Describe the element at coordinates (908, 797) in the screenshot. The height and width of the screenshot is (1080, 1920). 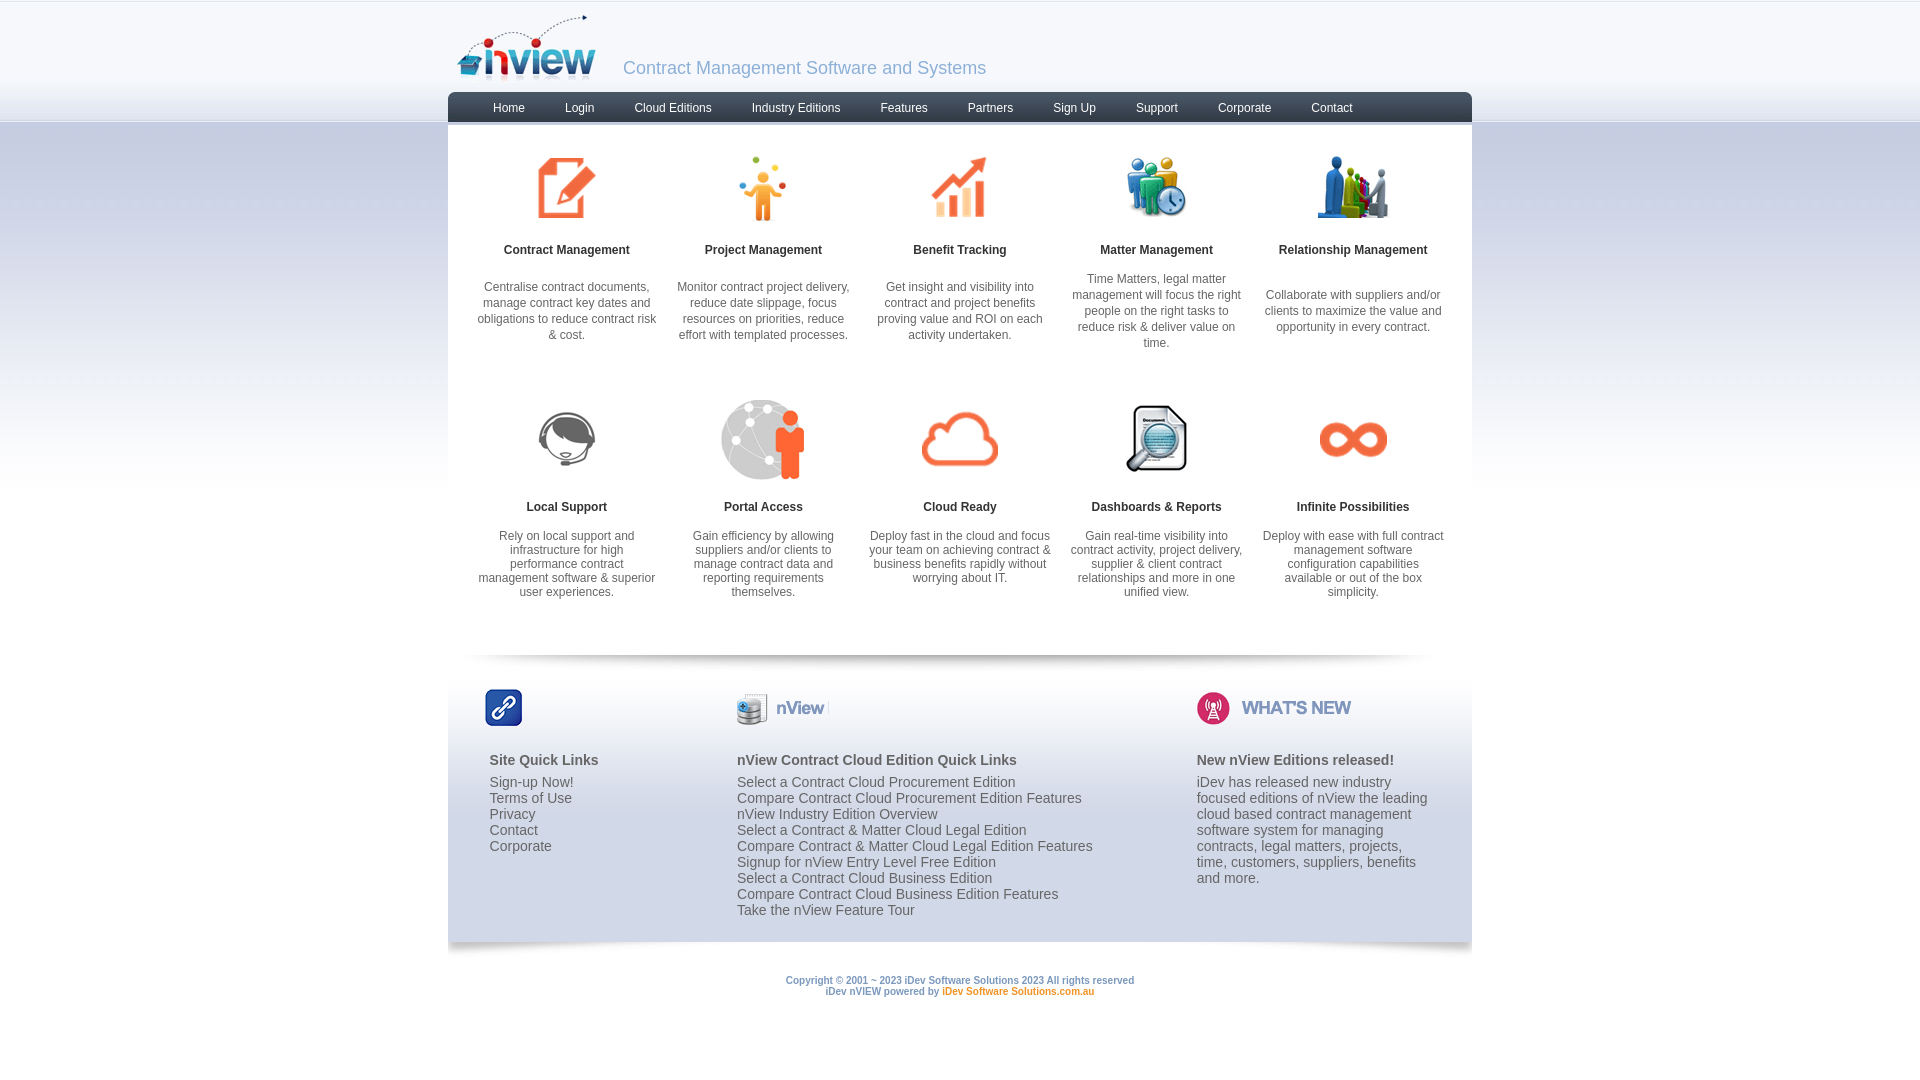
I see `'Compare Contract Cloud Procurement Edition Features'` at that location.